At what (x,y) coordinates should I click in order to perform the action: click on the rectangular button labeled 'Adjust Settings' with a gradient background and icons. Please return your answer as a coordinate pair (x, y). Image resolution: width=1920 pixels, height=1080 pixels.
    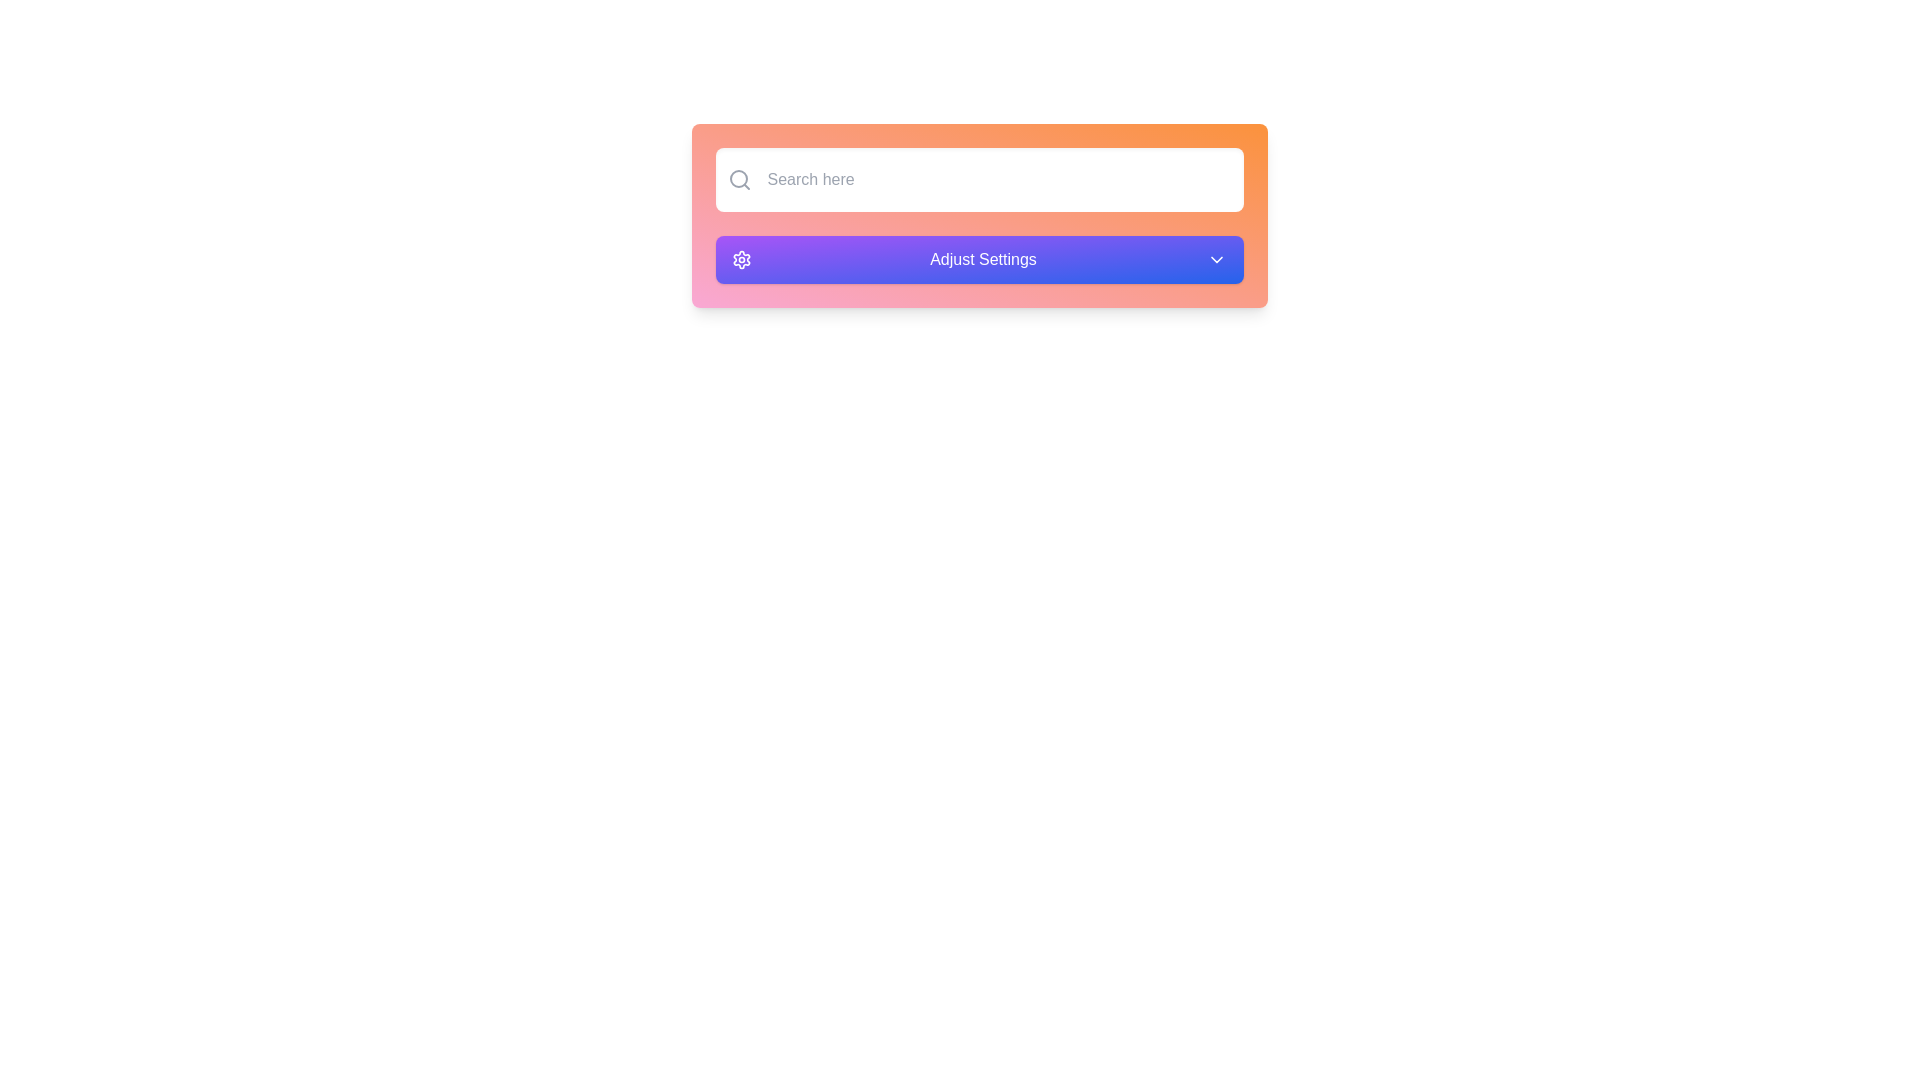
    Looking at the image, I should click on (979, 258).